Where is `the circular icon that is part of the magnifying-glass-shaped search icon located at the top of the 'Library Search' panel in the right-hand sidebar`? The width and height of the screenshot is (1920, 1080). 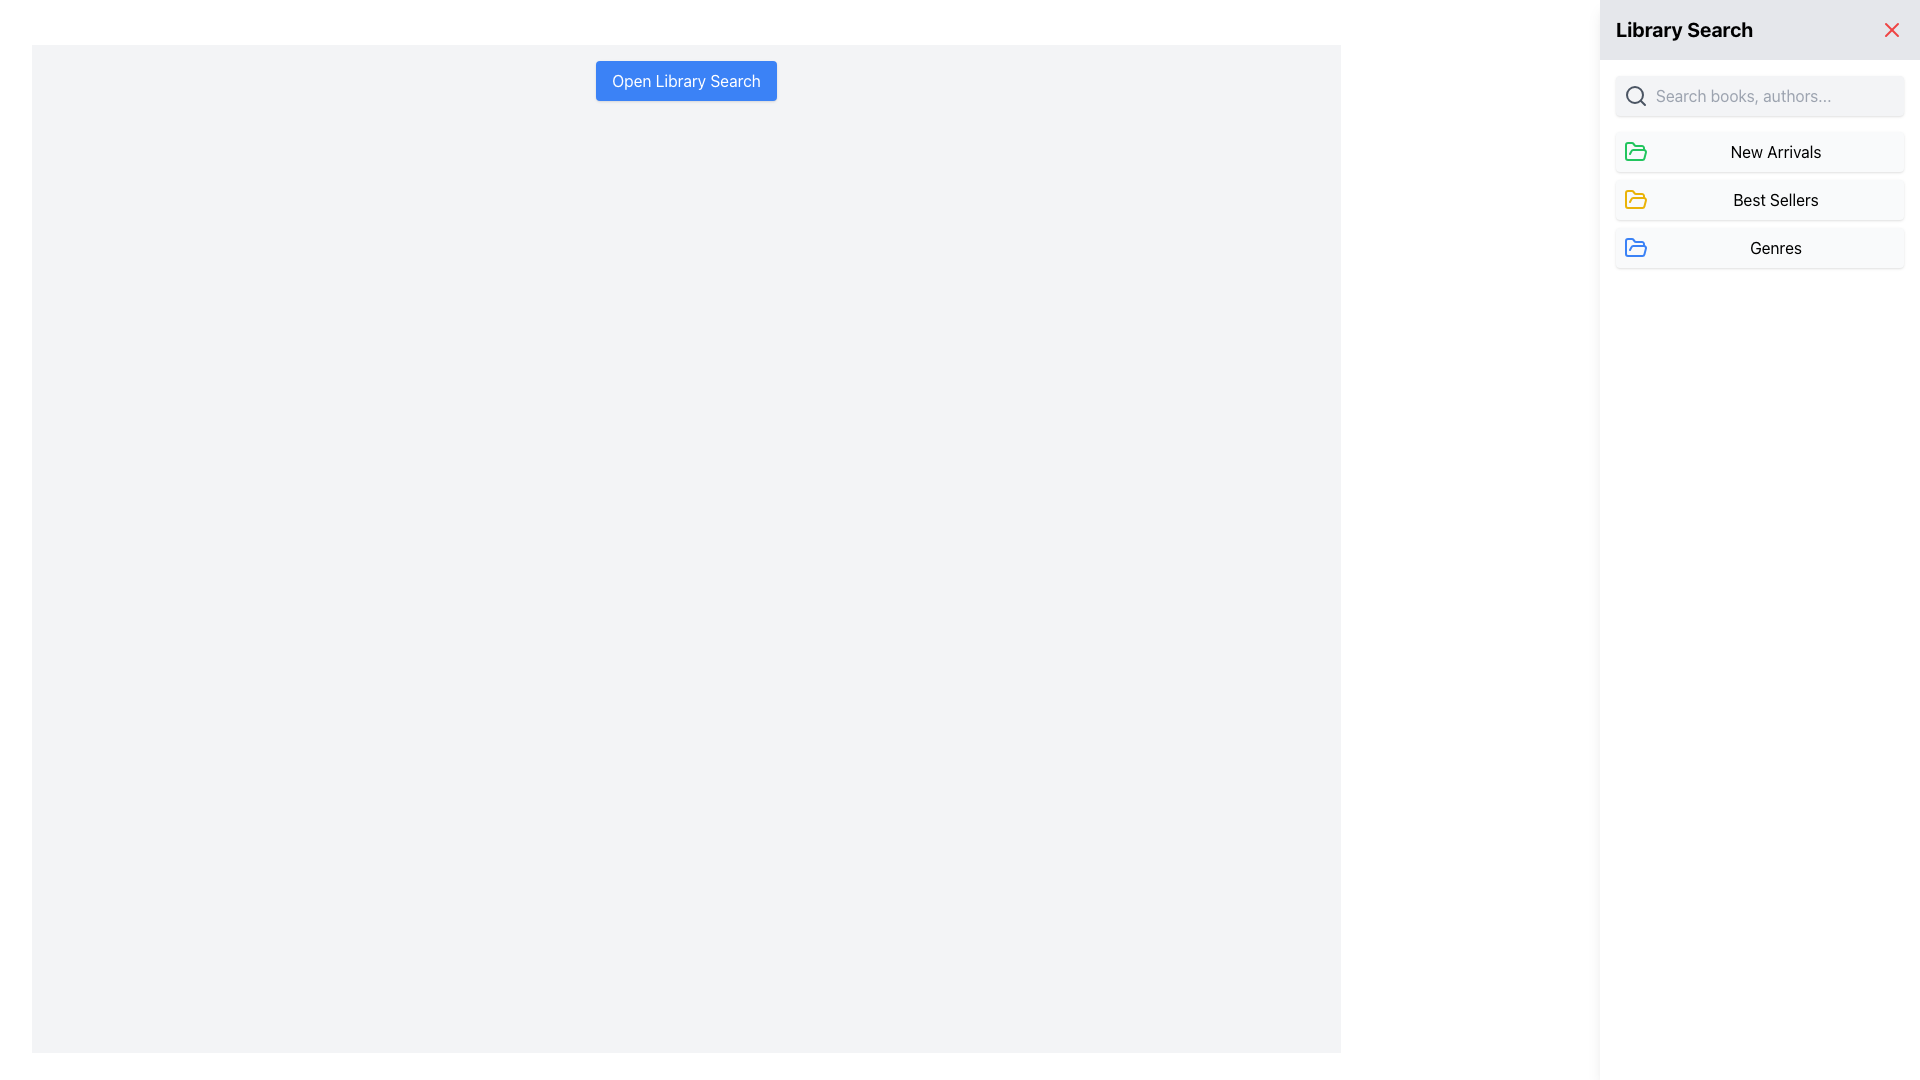
the circular icon that is part of the magnifying-glass-shaped search icon located at the top of the 'Library Search' panel in the right-hand sidebar is located at coordinates (1635, 95).